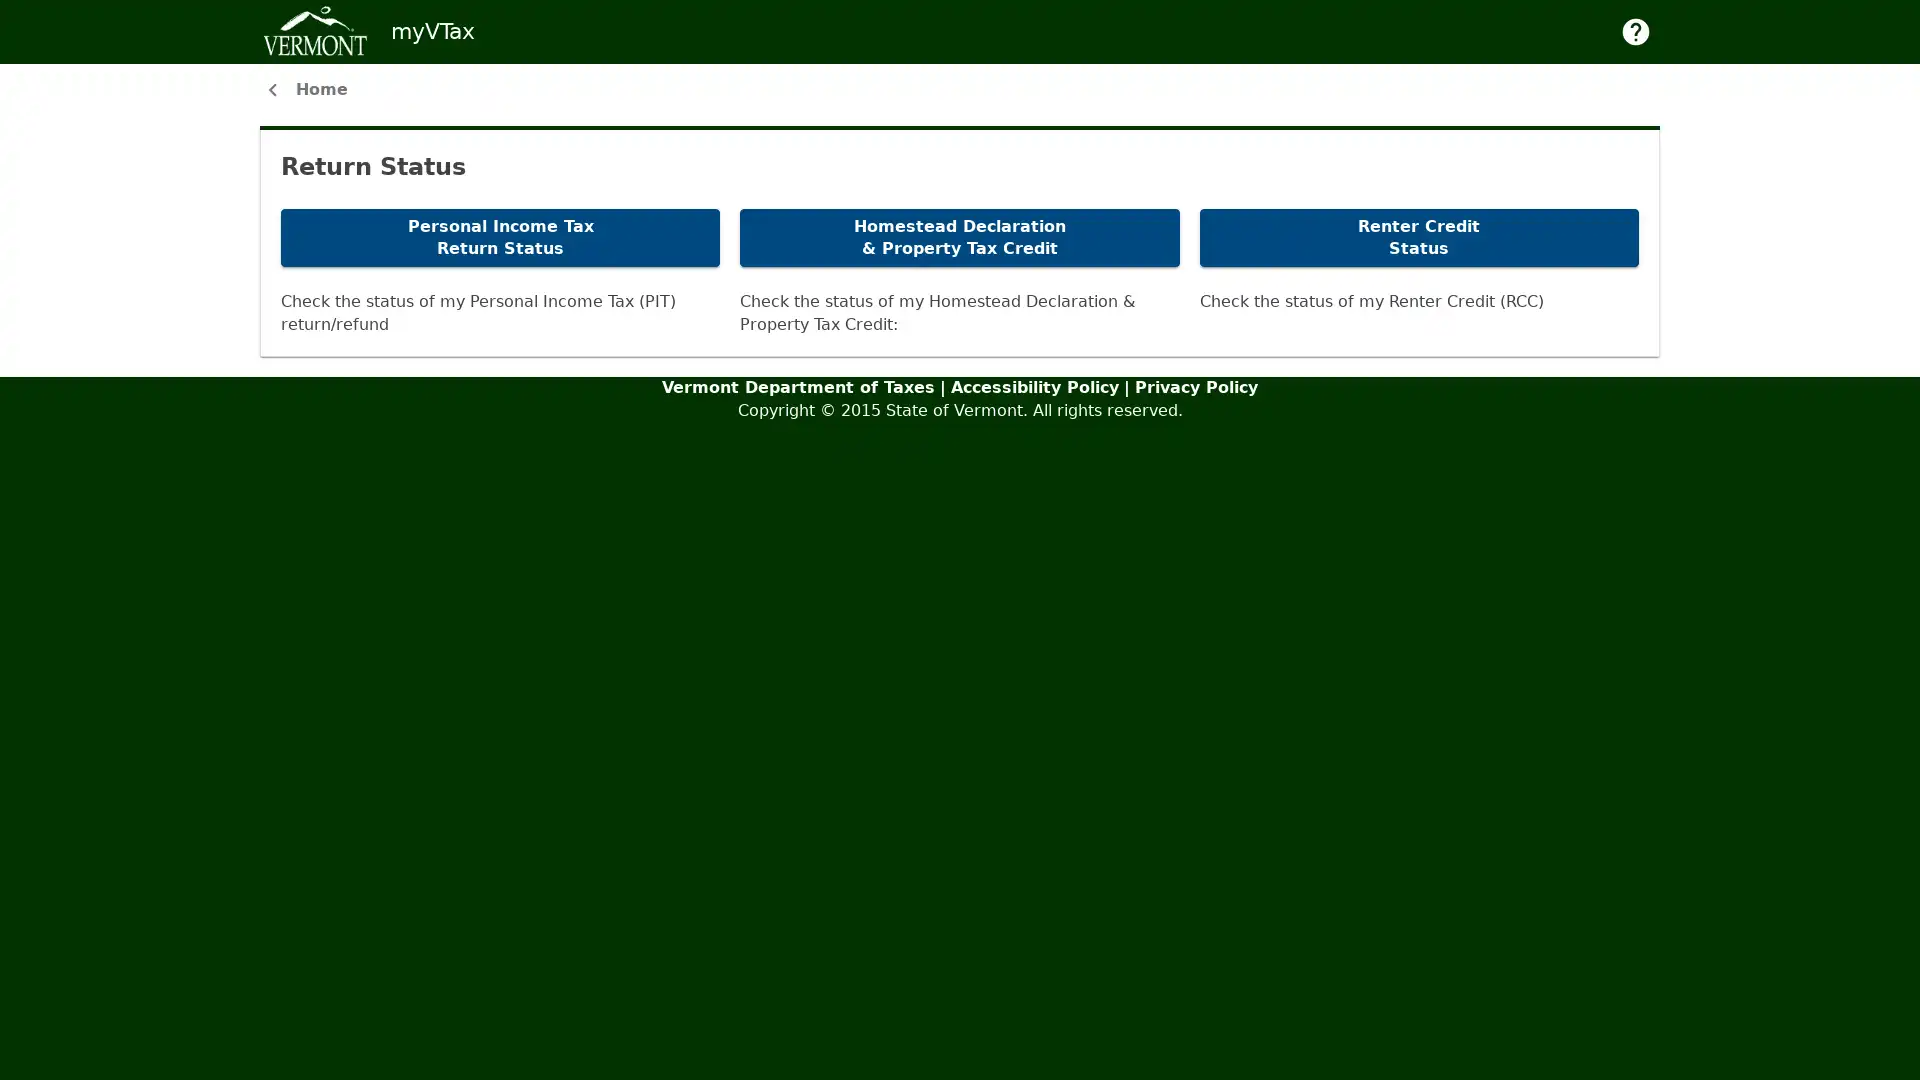  Describe the element at coordinates (500, 236) in the screenshot. I see `Personal Income Tax Return Status` at that location.